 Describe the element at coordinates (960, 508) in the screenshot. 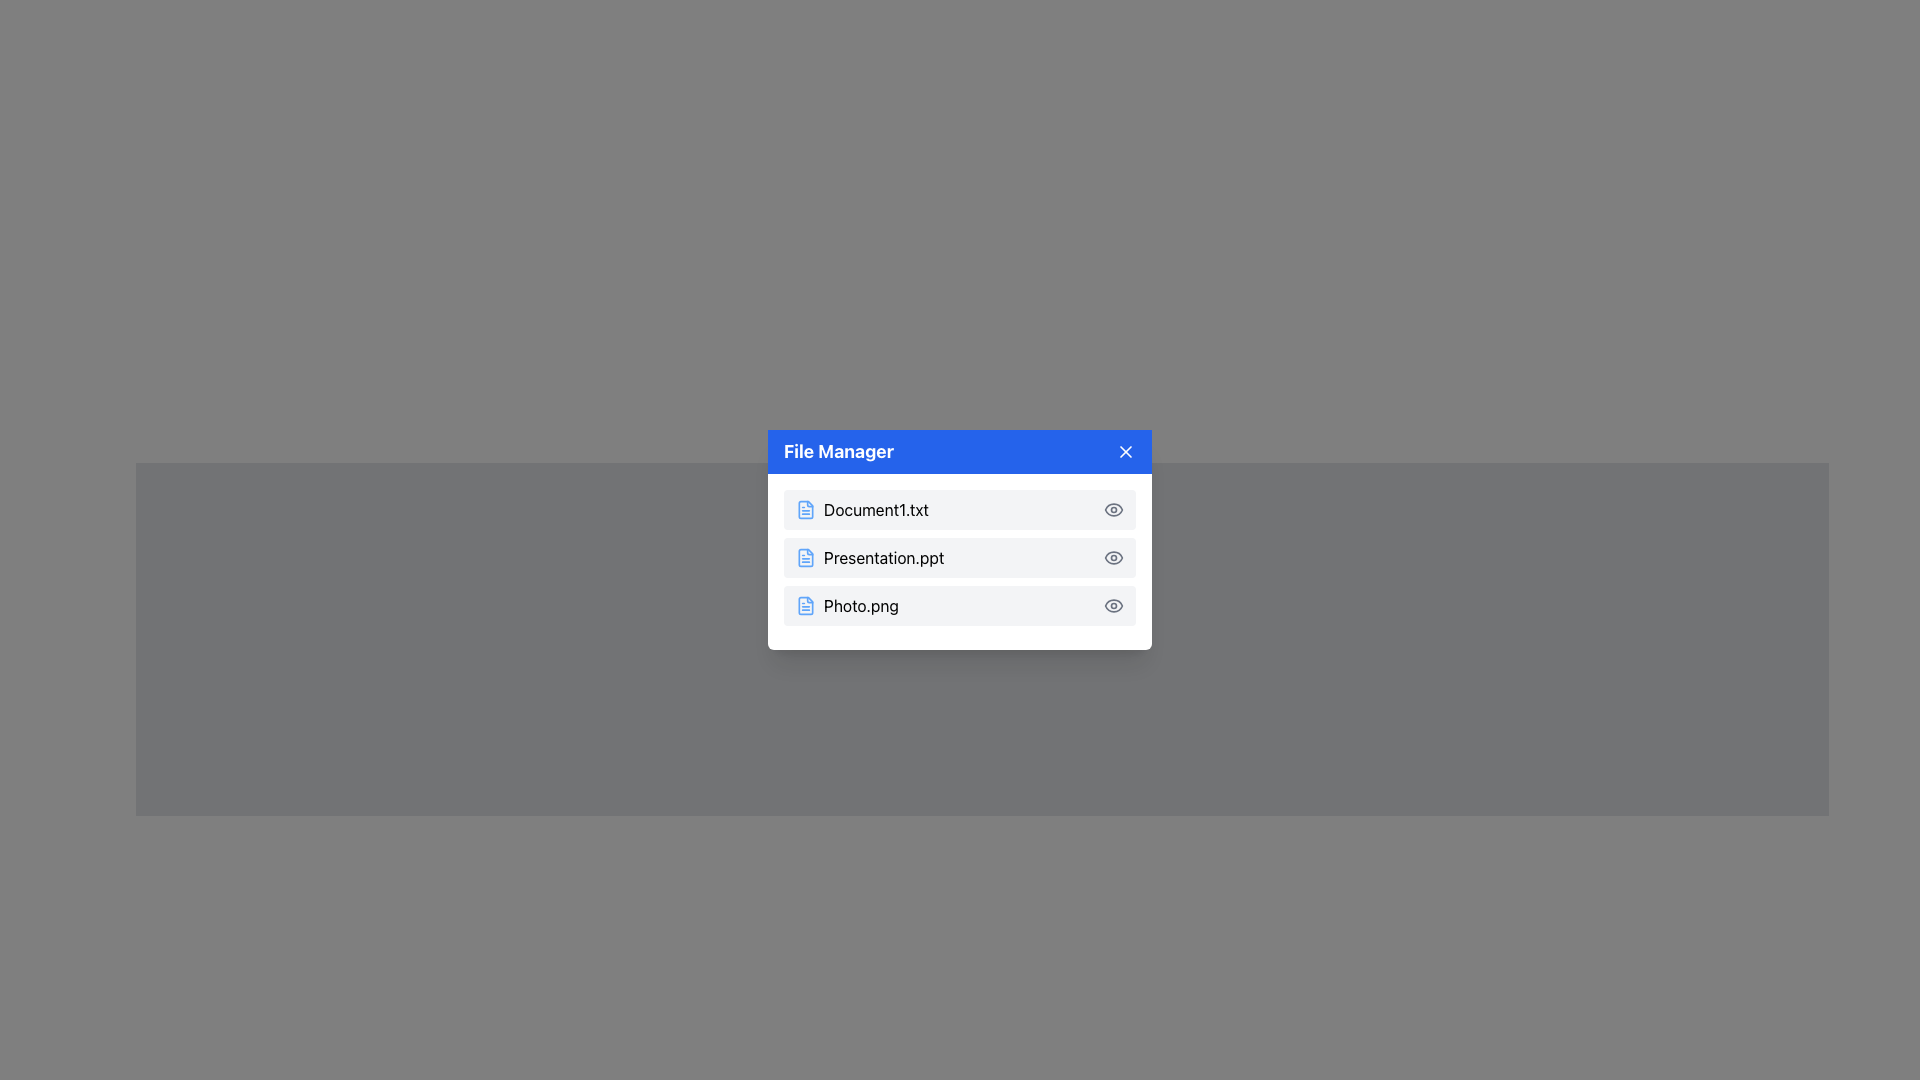

I see `the first file entry in the 'File Manager' window` at that location.